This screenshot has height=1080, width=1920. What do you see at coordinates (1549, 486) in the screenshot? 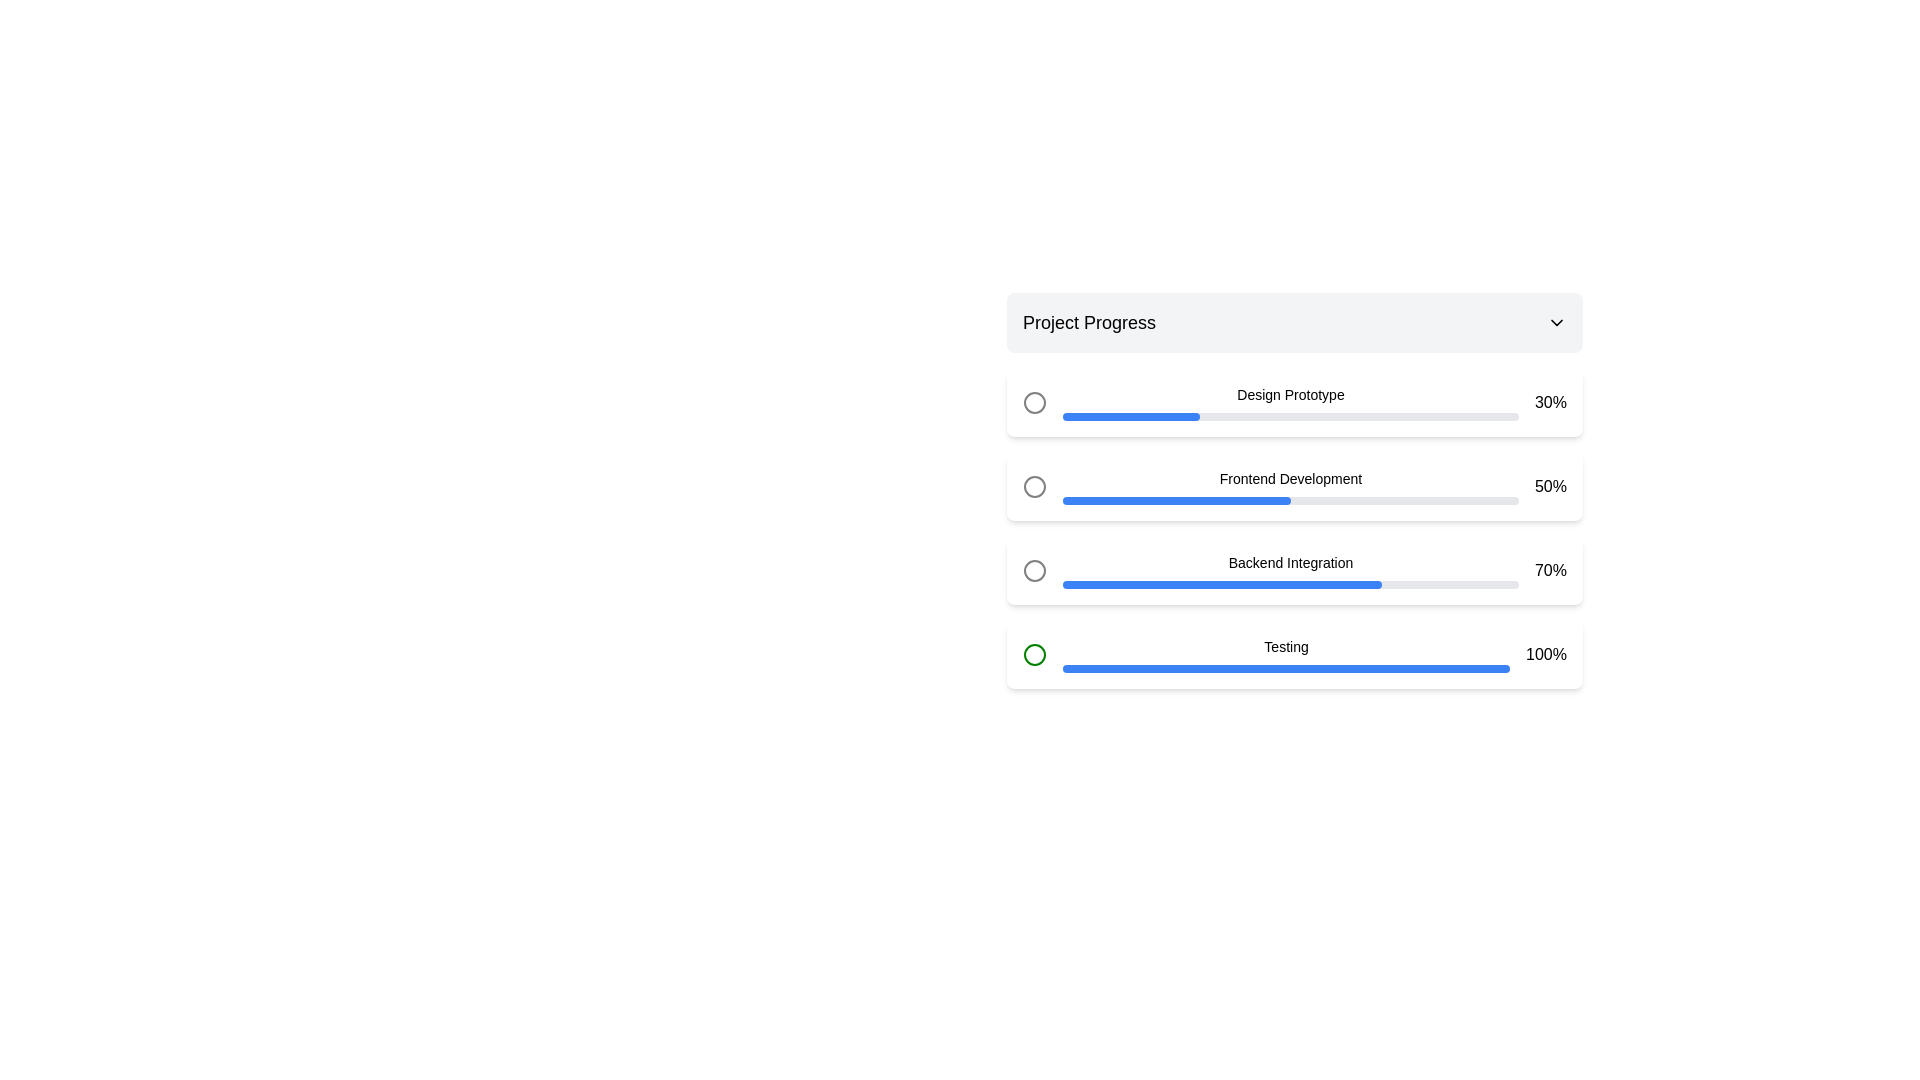
I see `text label displaying '50%' which is styled with a clean, sans-serif font and is located adjacent to the progress bar for 'Frontend Development'` at bounding box center [1549, 486].